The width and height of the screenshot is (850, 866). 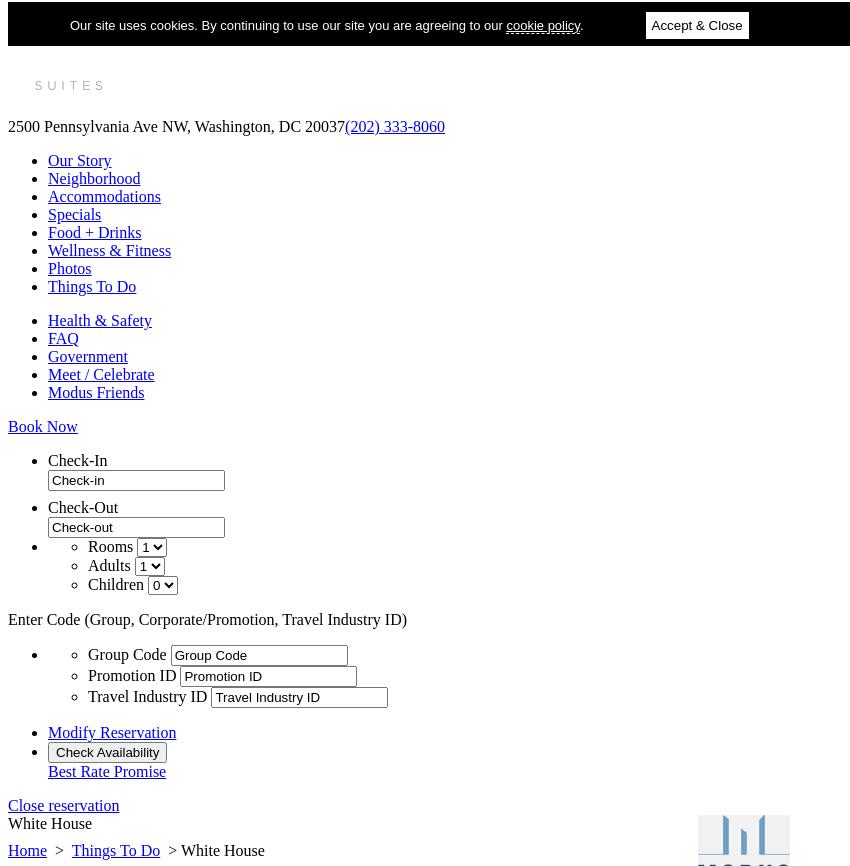 What do you see at coordinates (108, 249) in the screenshot?
I see `'Wellness & Fitness'` at bounding box center [108, 249].